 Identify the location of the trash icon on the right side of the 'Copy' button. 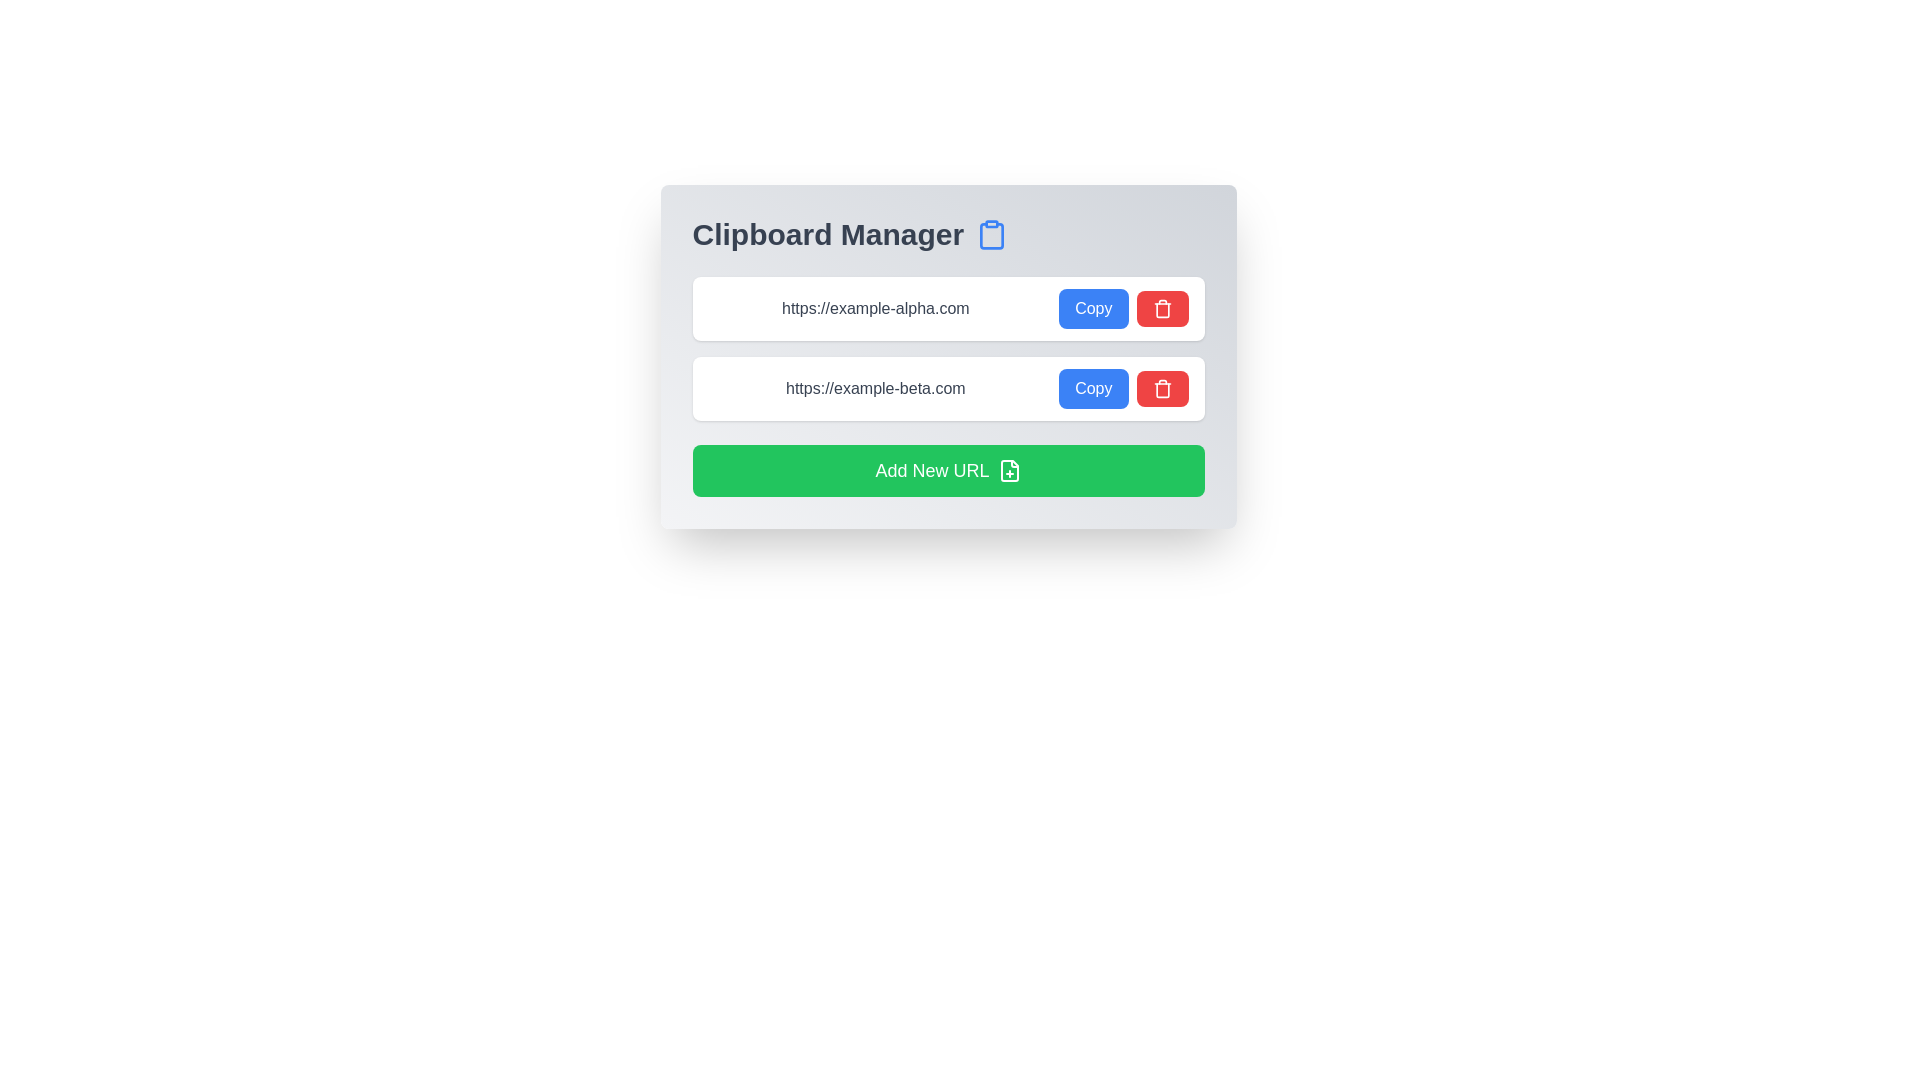
(1162, 308).